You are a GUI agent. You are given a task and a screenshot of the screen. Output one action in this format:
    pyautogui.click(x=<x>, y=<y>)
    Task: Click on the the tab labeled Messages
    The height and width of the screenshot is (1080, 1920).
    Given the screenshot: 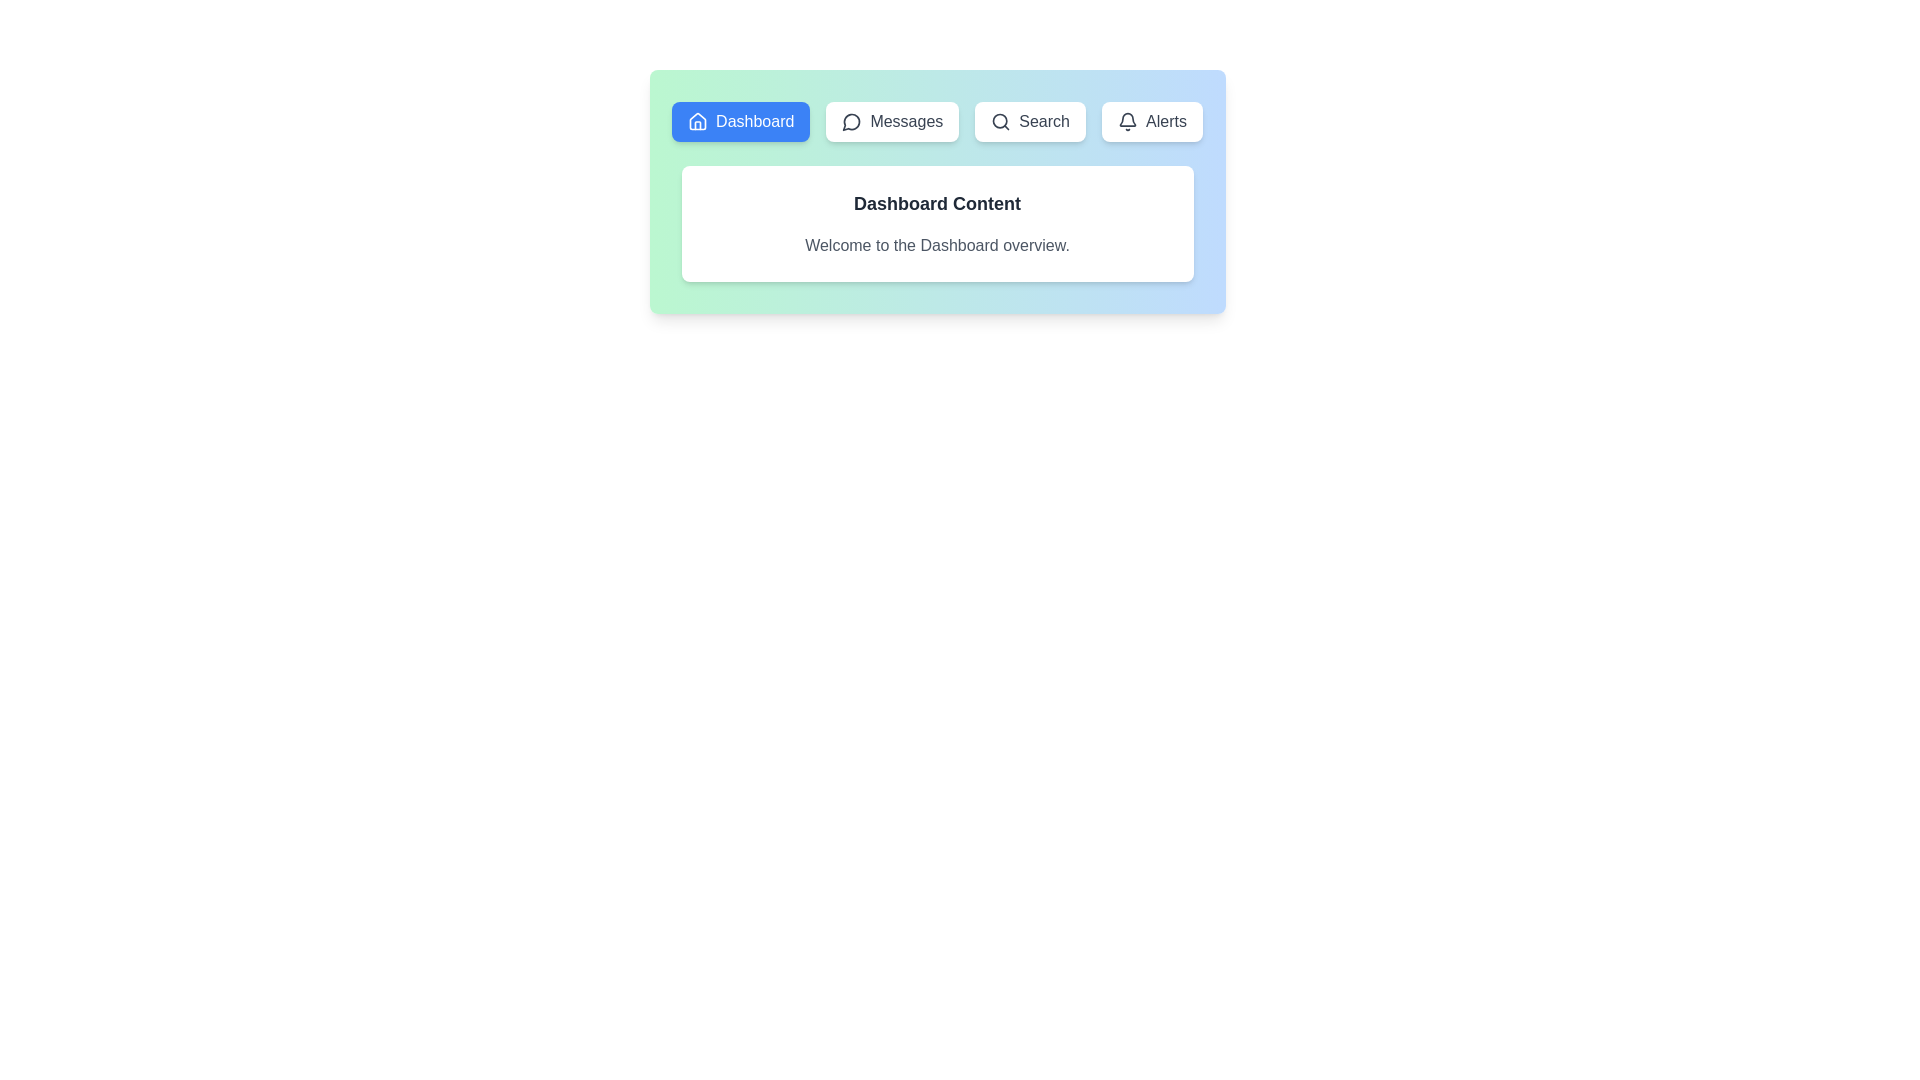 What is the action you would take?
    pyautogui.click(x=891, y=122)
    